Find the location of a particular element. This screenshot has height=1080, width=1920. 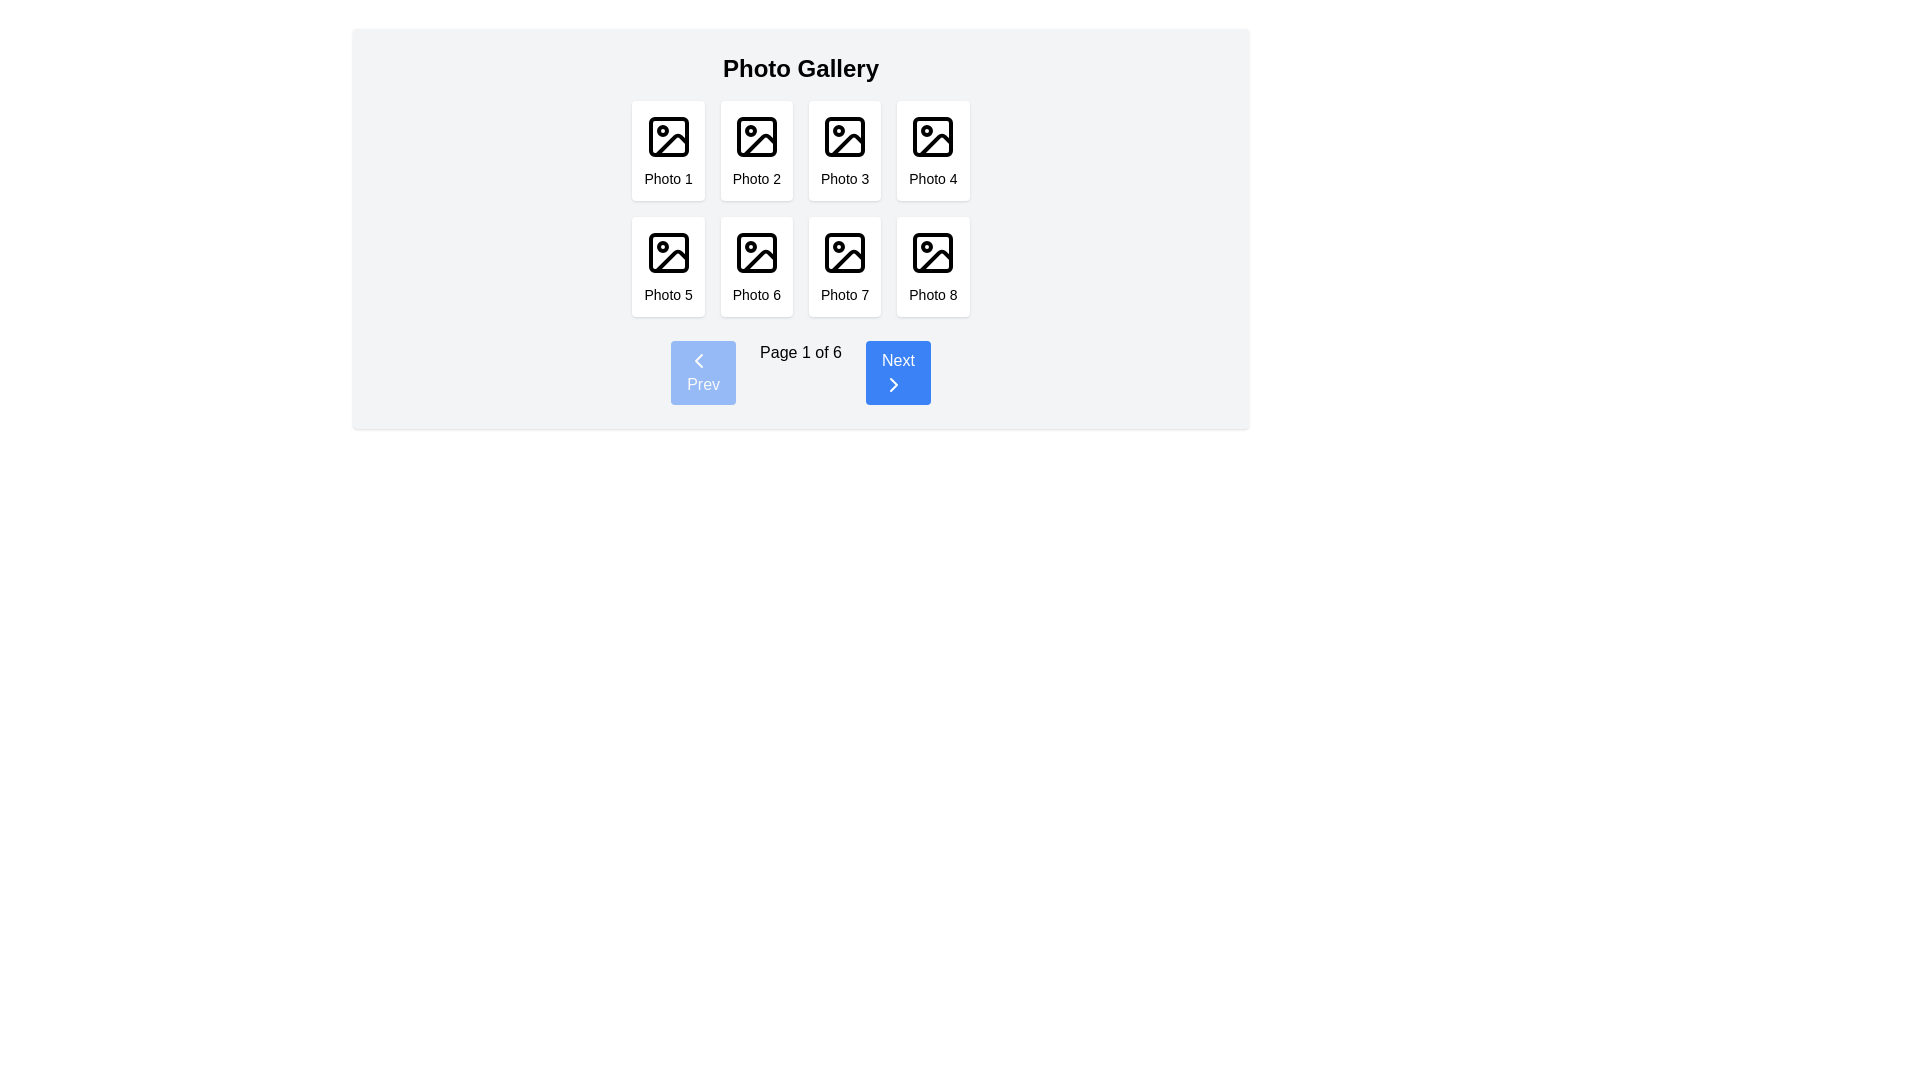

the card element labeled 'Photo 1' in the Photo Gallery as part of multiple selections is located at coordinates (668, 149).